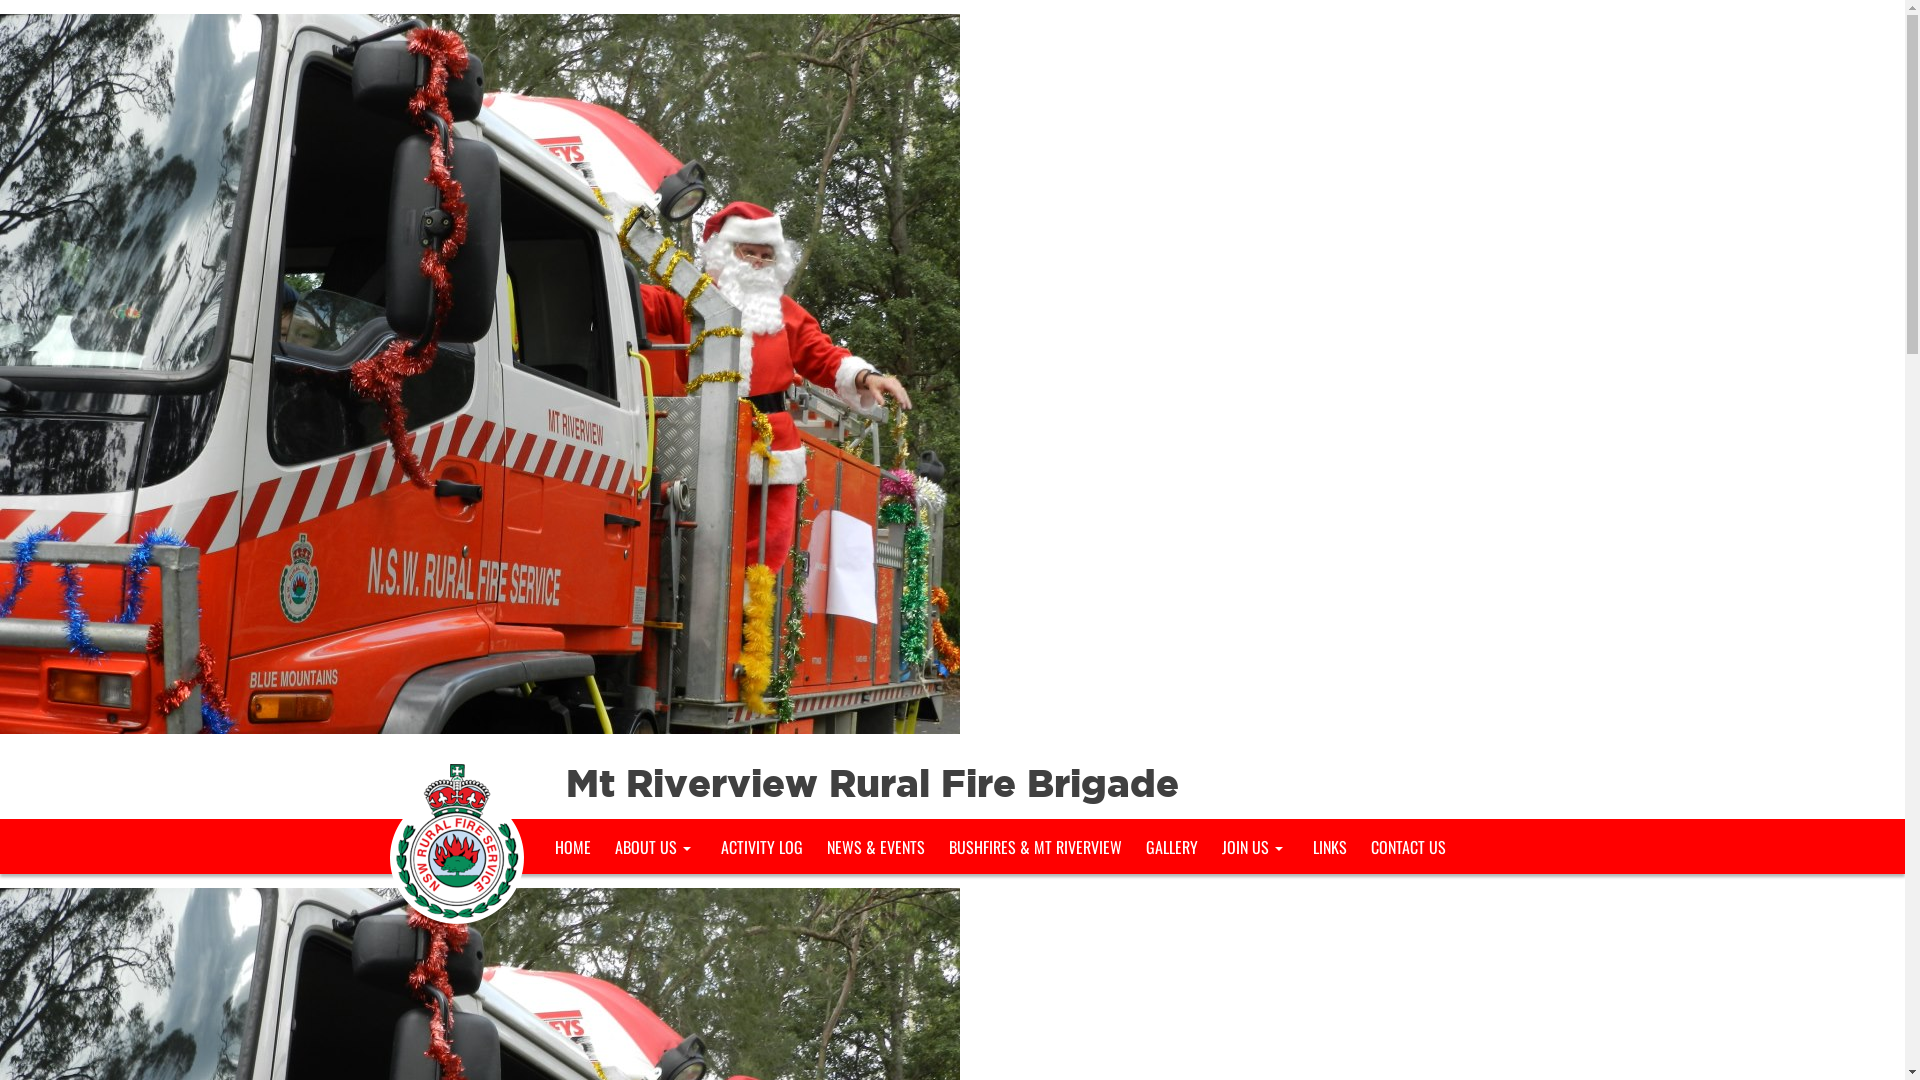  What do you see at coordinates (654, 847) in the screenshot?
I see `'ABOUT US'` at bounding box center [654, 847].